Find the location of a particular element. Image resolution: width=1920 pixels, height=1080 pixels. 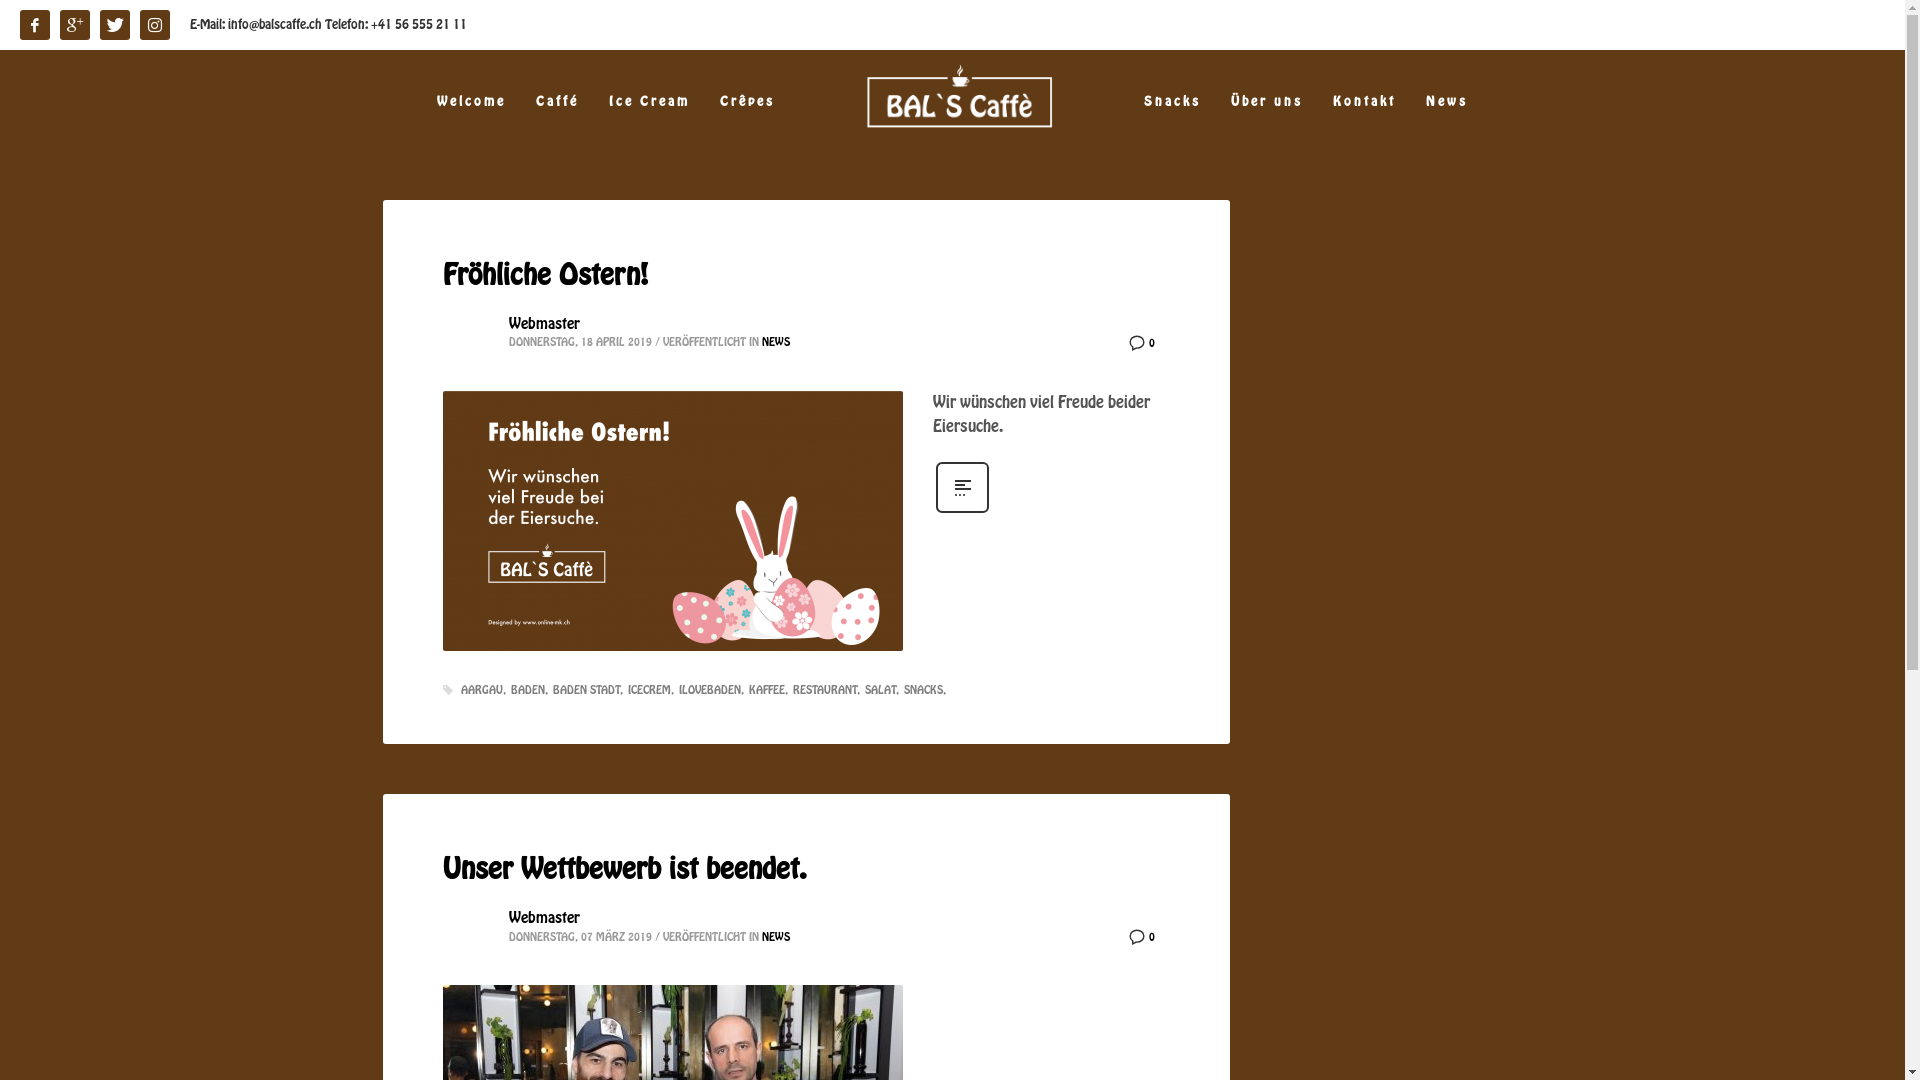

'Ice Cream' is located at coordinates (595, 101).